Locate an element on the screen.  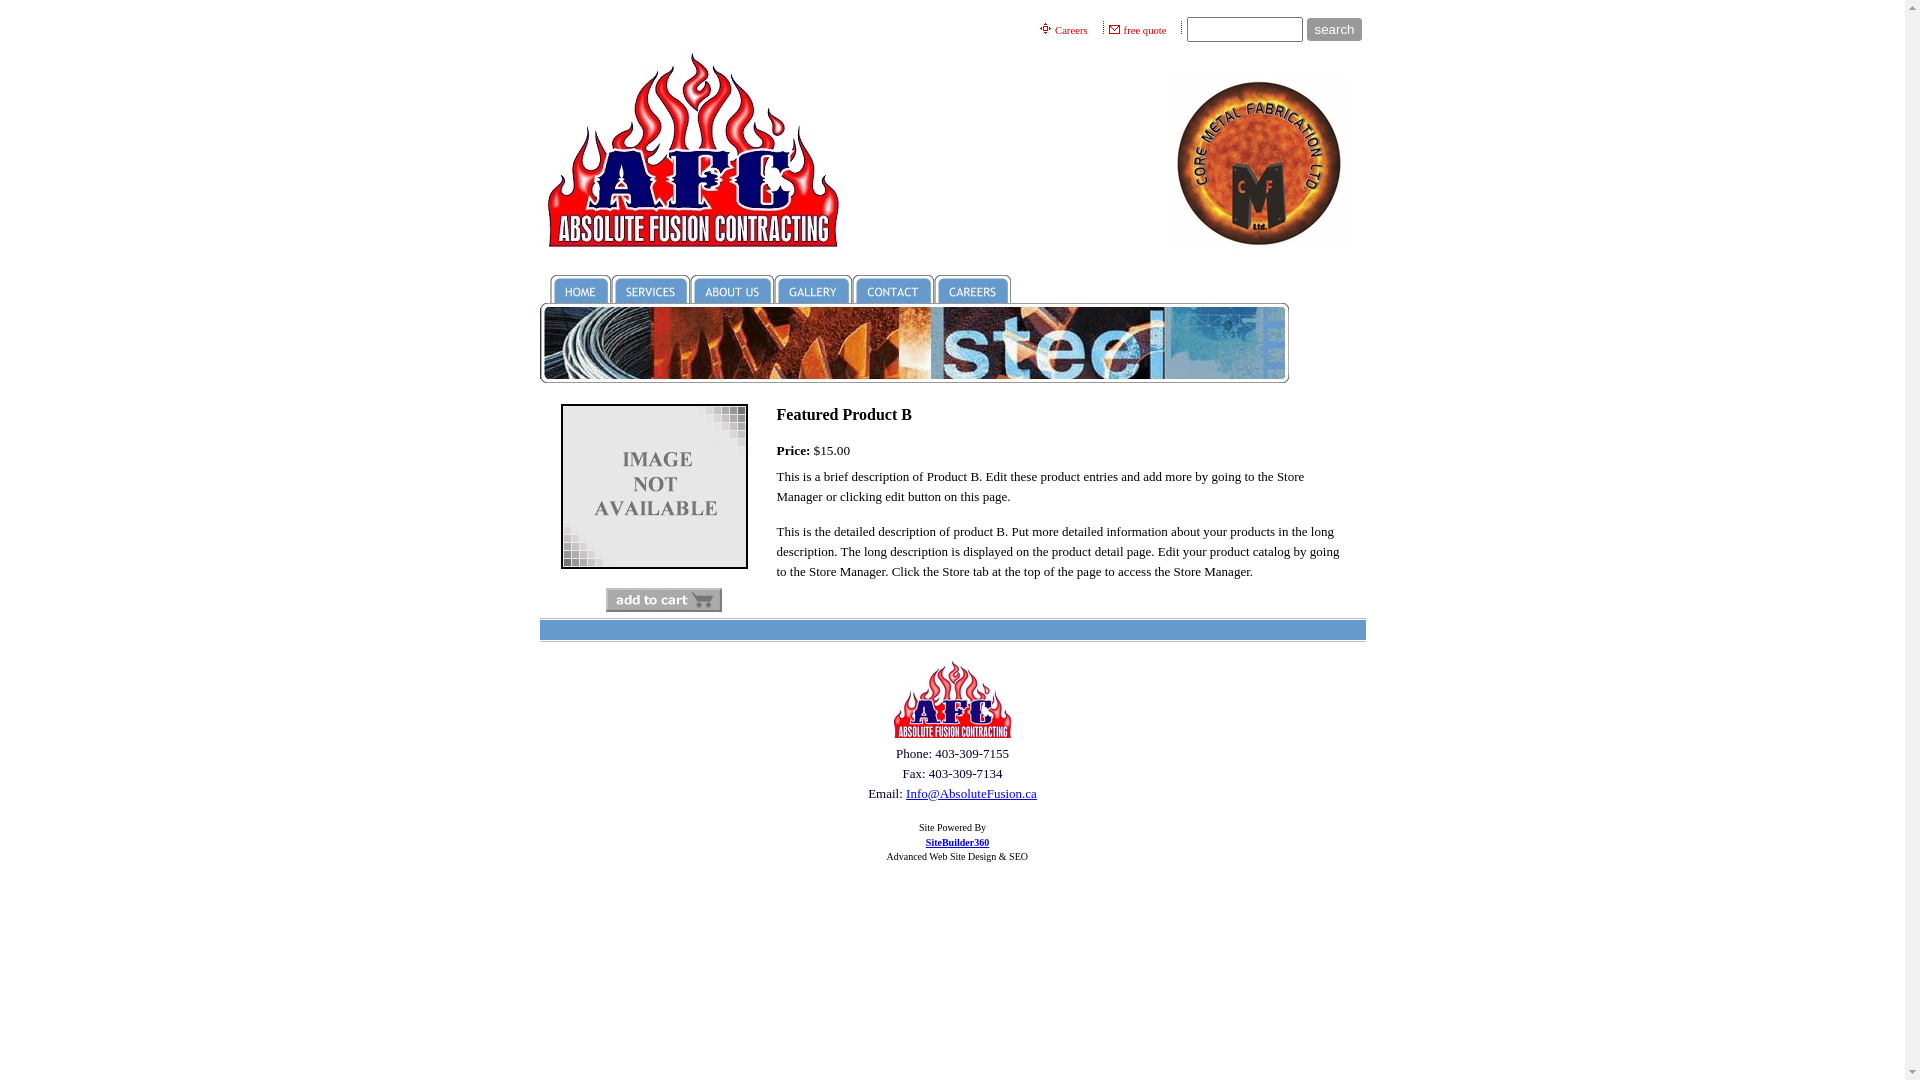
'SiteBuilder360' is located at coordinates (956, 842).